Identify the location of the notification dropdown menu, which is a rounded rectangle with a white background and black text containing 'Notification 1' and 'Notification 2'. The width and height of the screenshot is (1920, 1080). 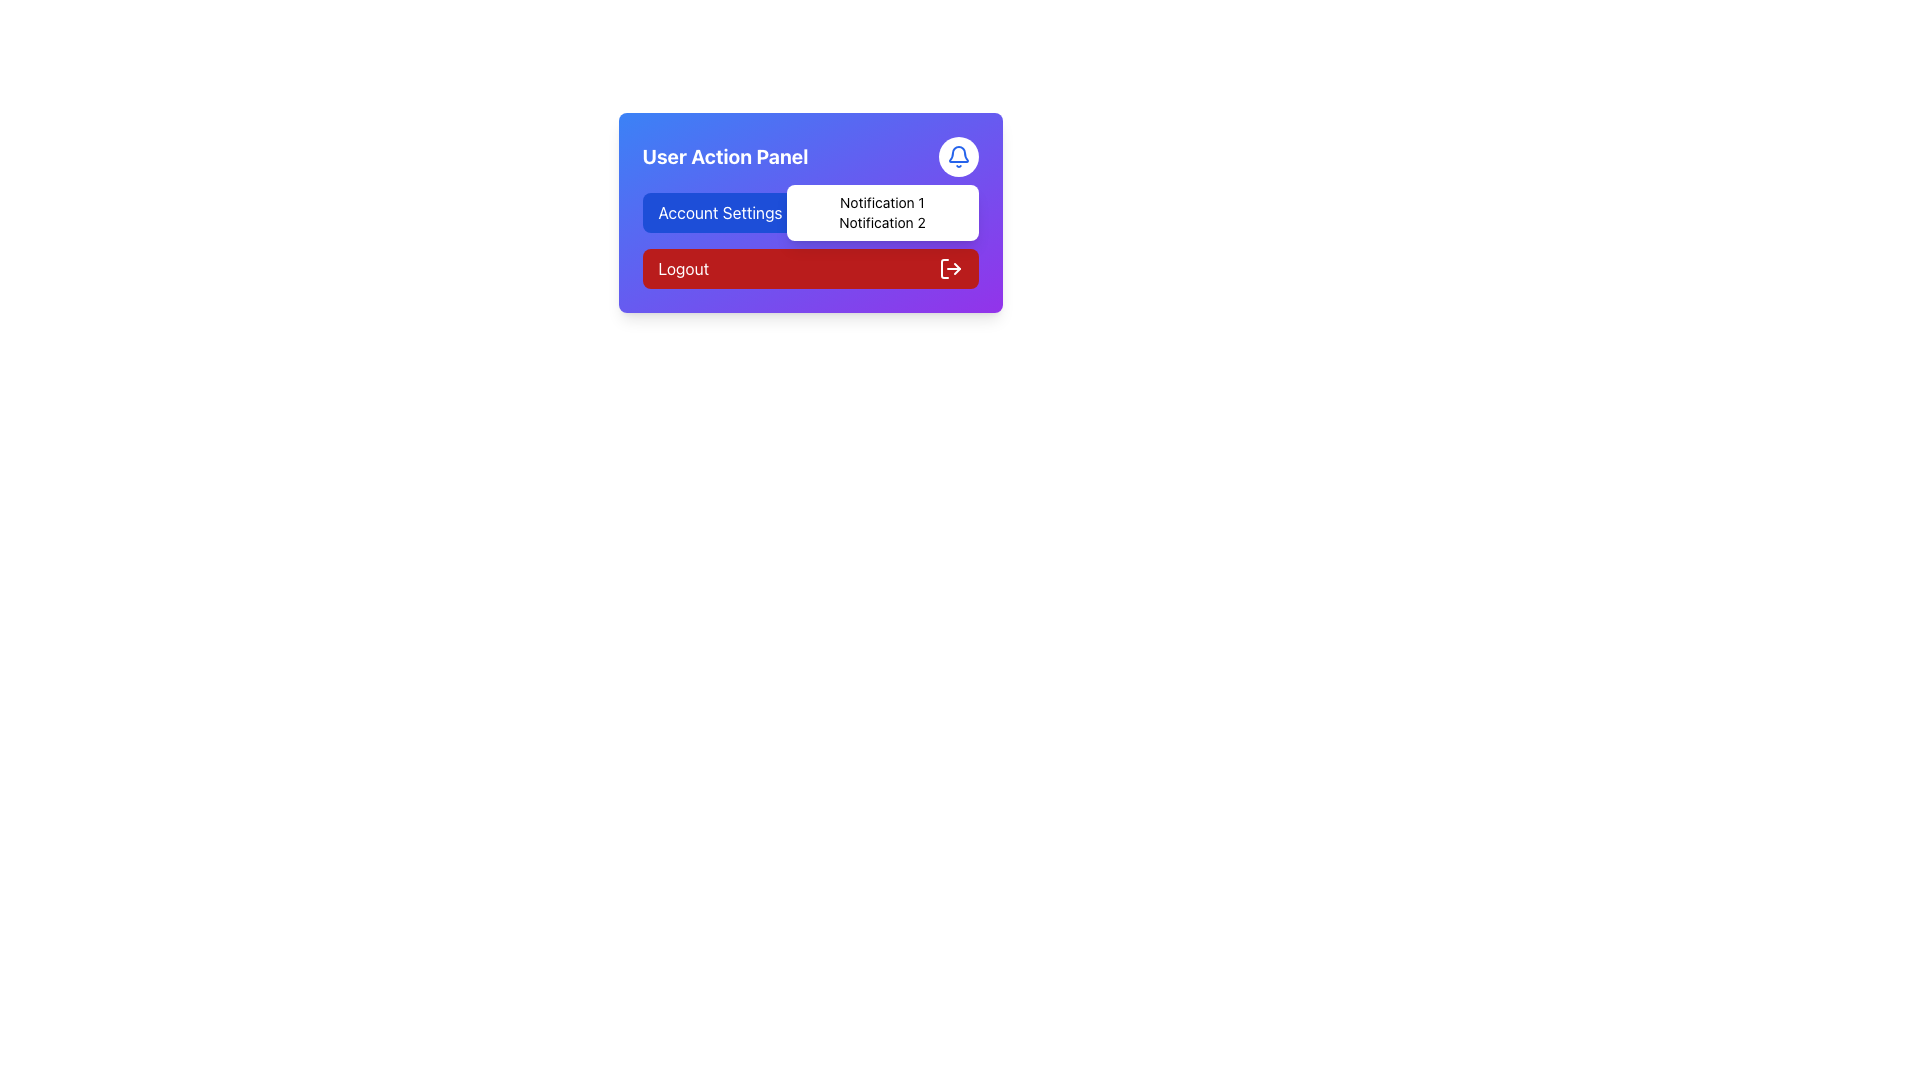
(881, 212).